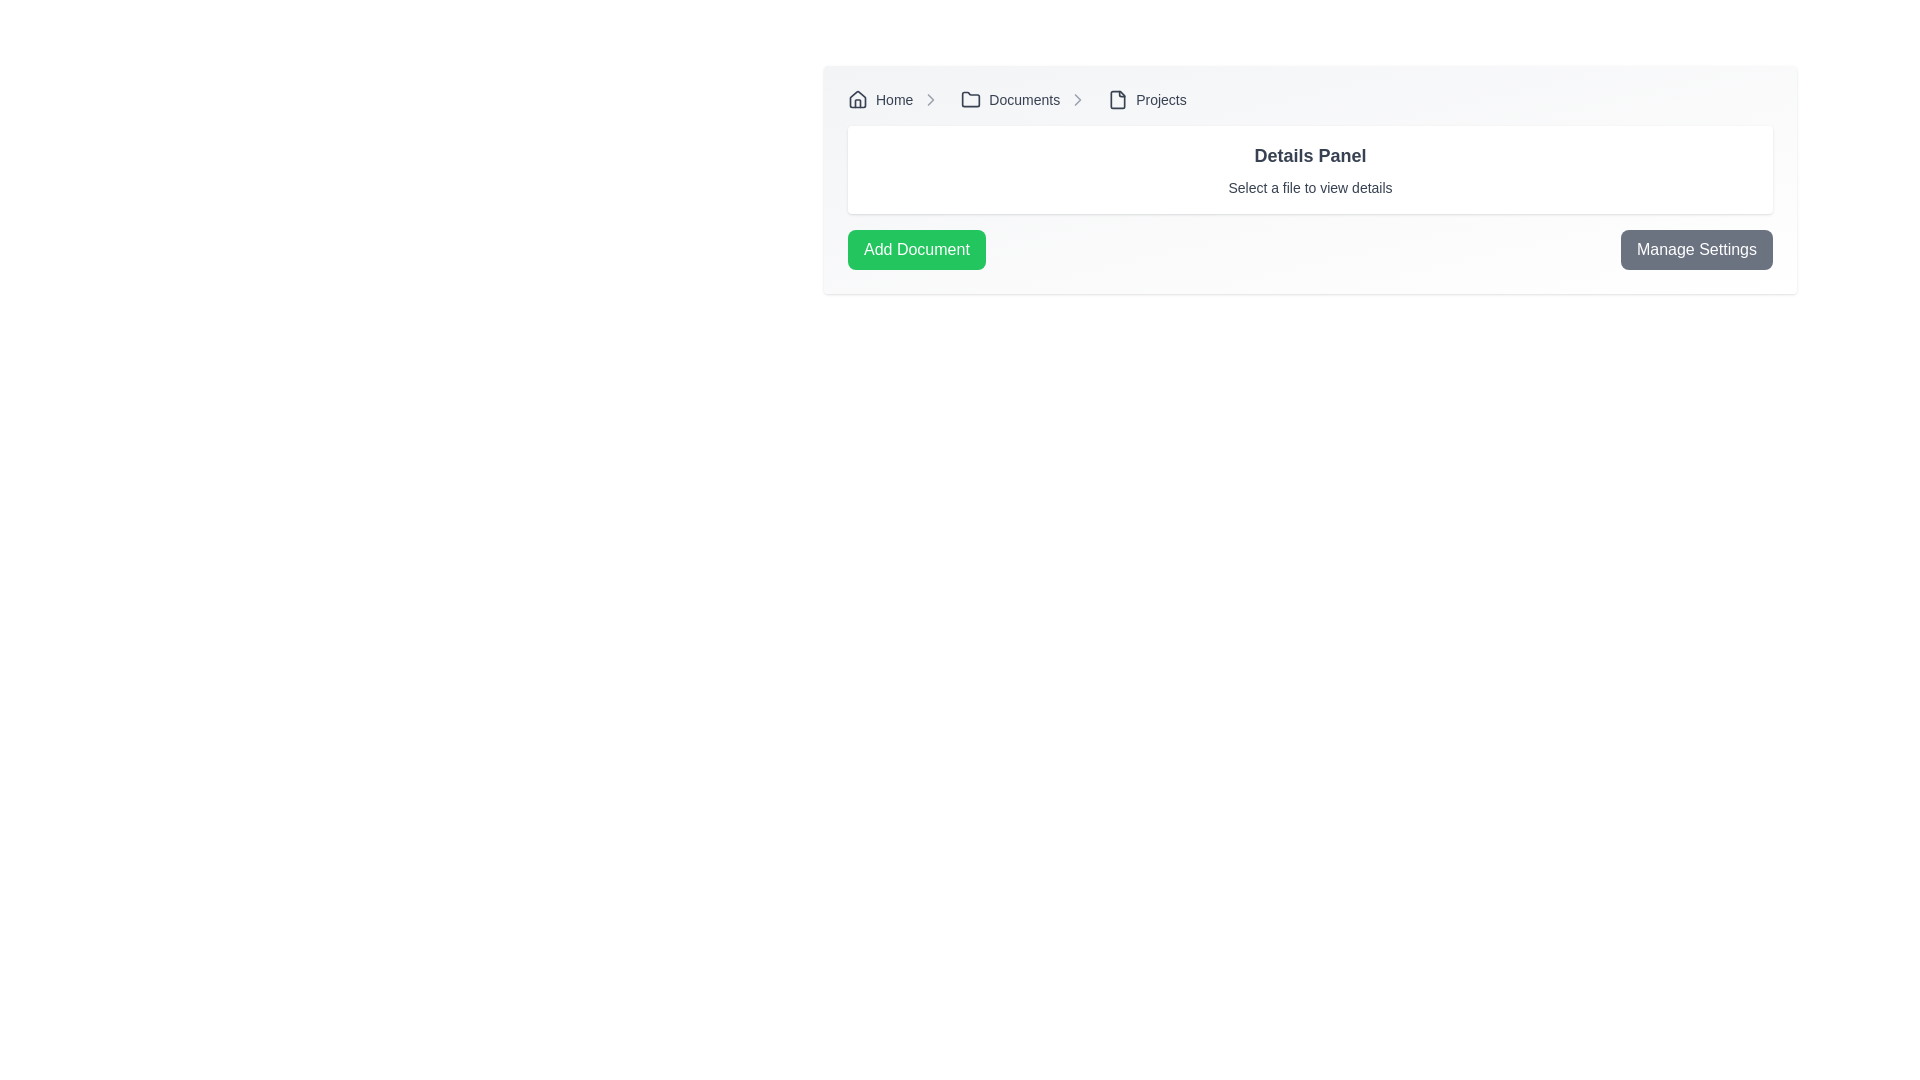 This screenshot has height=1080, width=1920. I want to click on the folder icon located in the breadcrumb navigation bar, which is styled with a dark gray or black outline and is directly to the left of the 'Documents' text label, so click(971, 100).